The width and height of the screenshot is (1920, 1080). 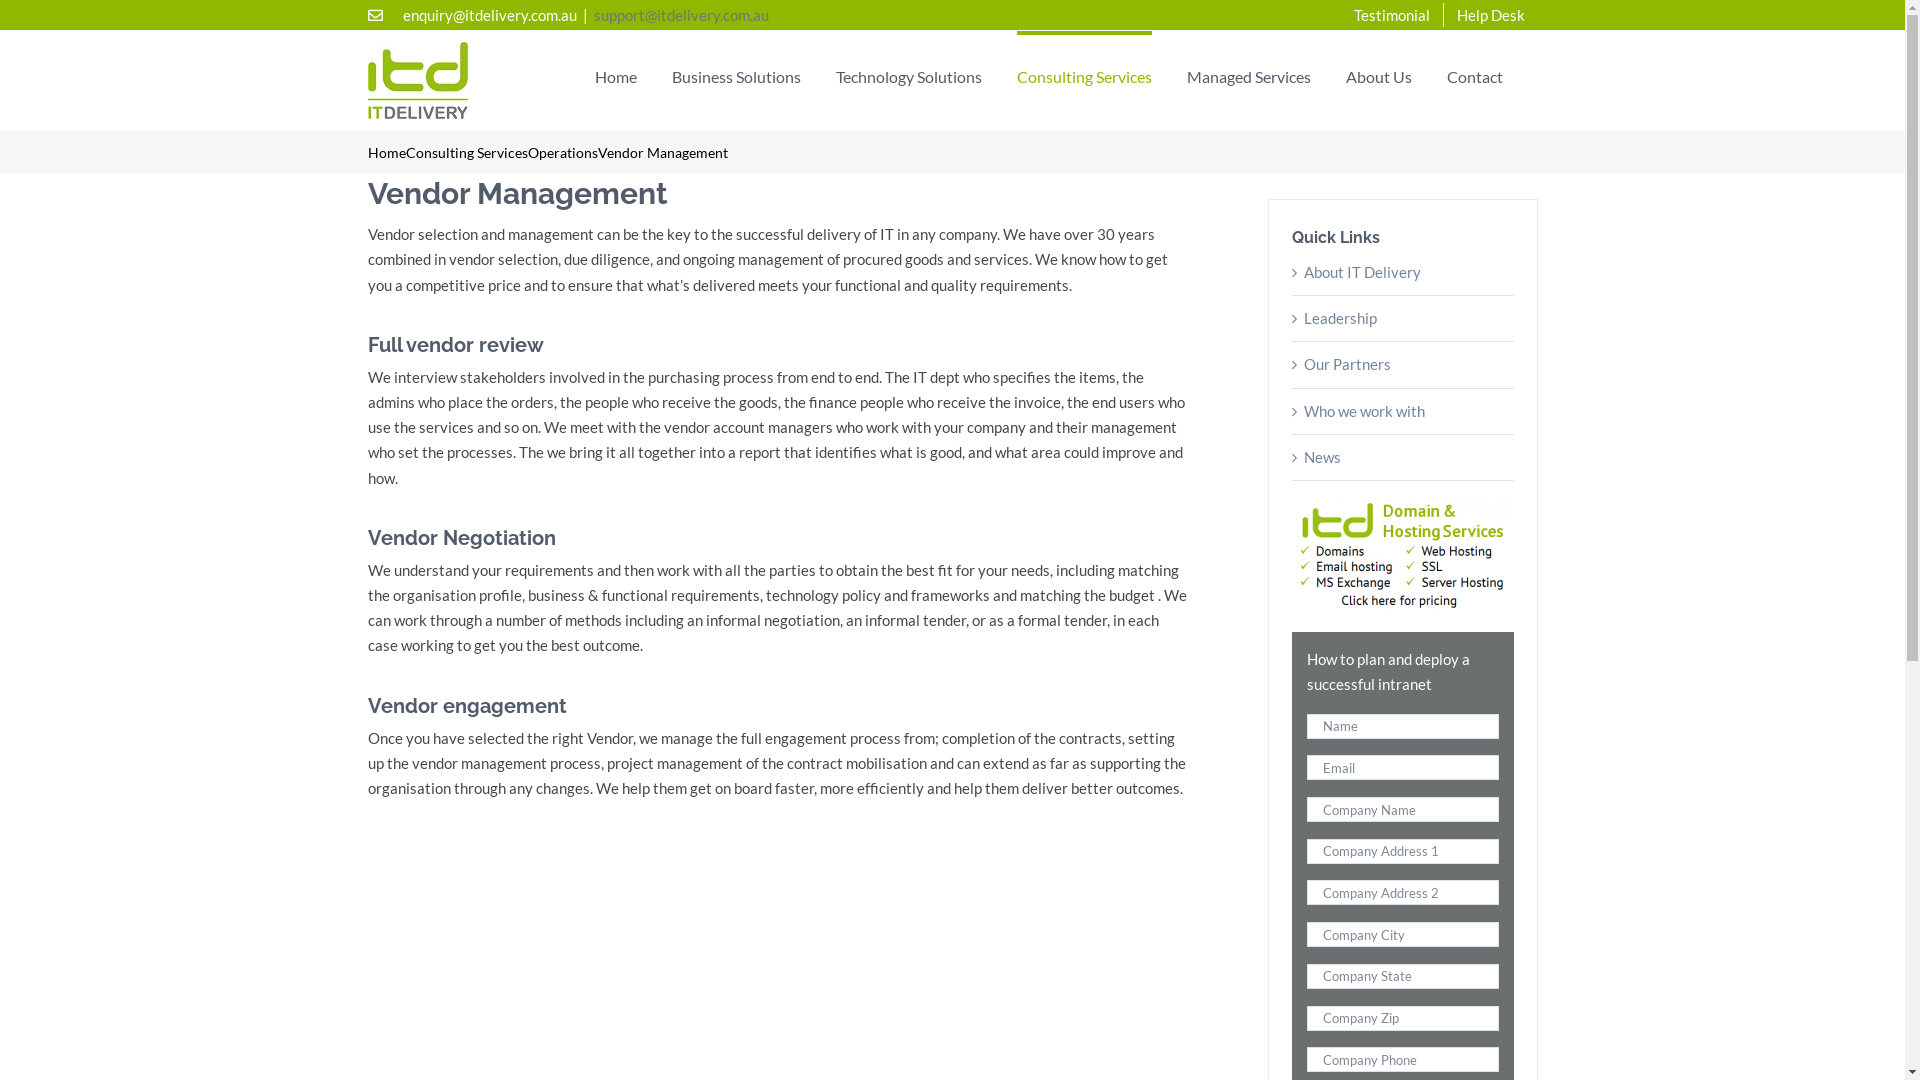 I want to click on 'Leadership', so click(x=1304, y=316).